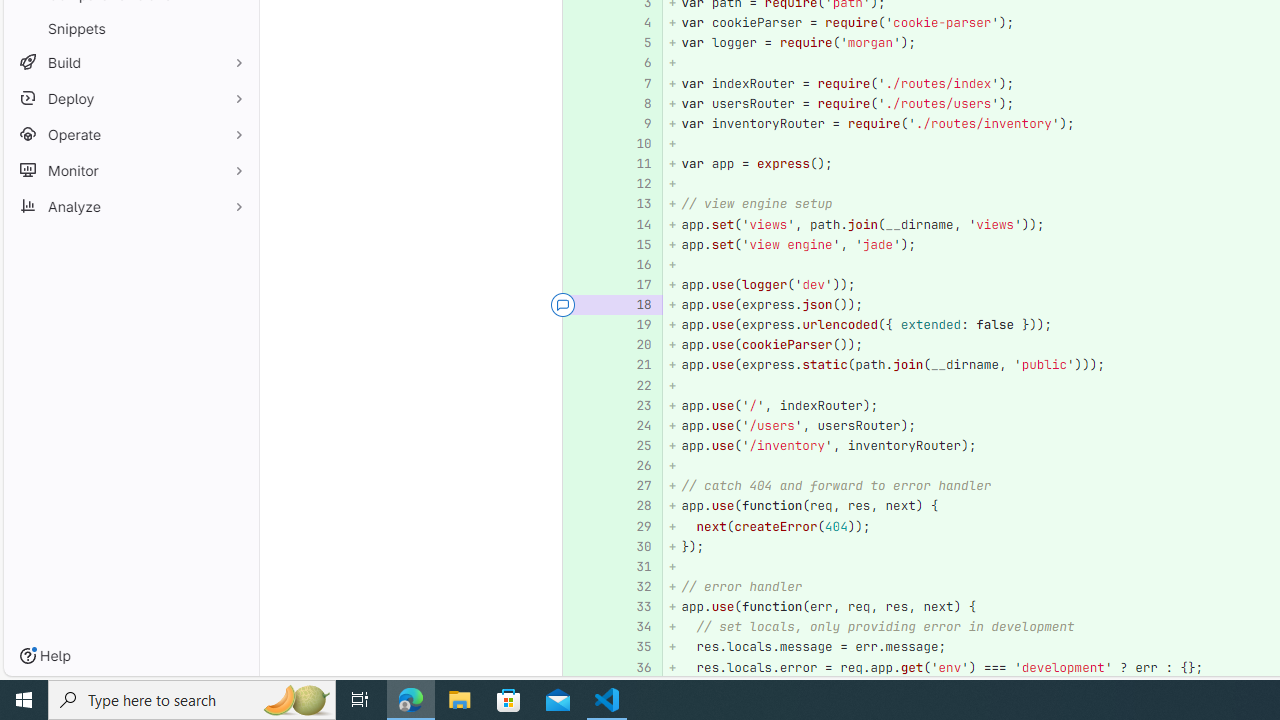 Image resolution: width=1280 pixels, height=720 pixels. Describe the element at coordinates (633, 445) in the screenshot. I see `'25'` at that location.